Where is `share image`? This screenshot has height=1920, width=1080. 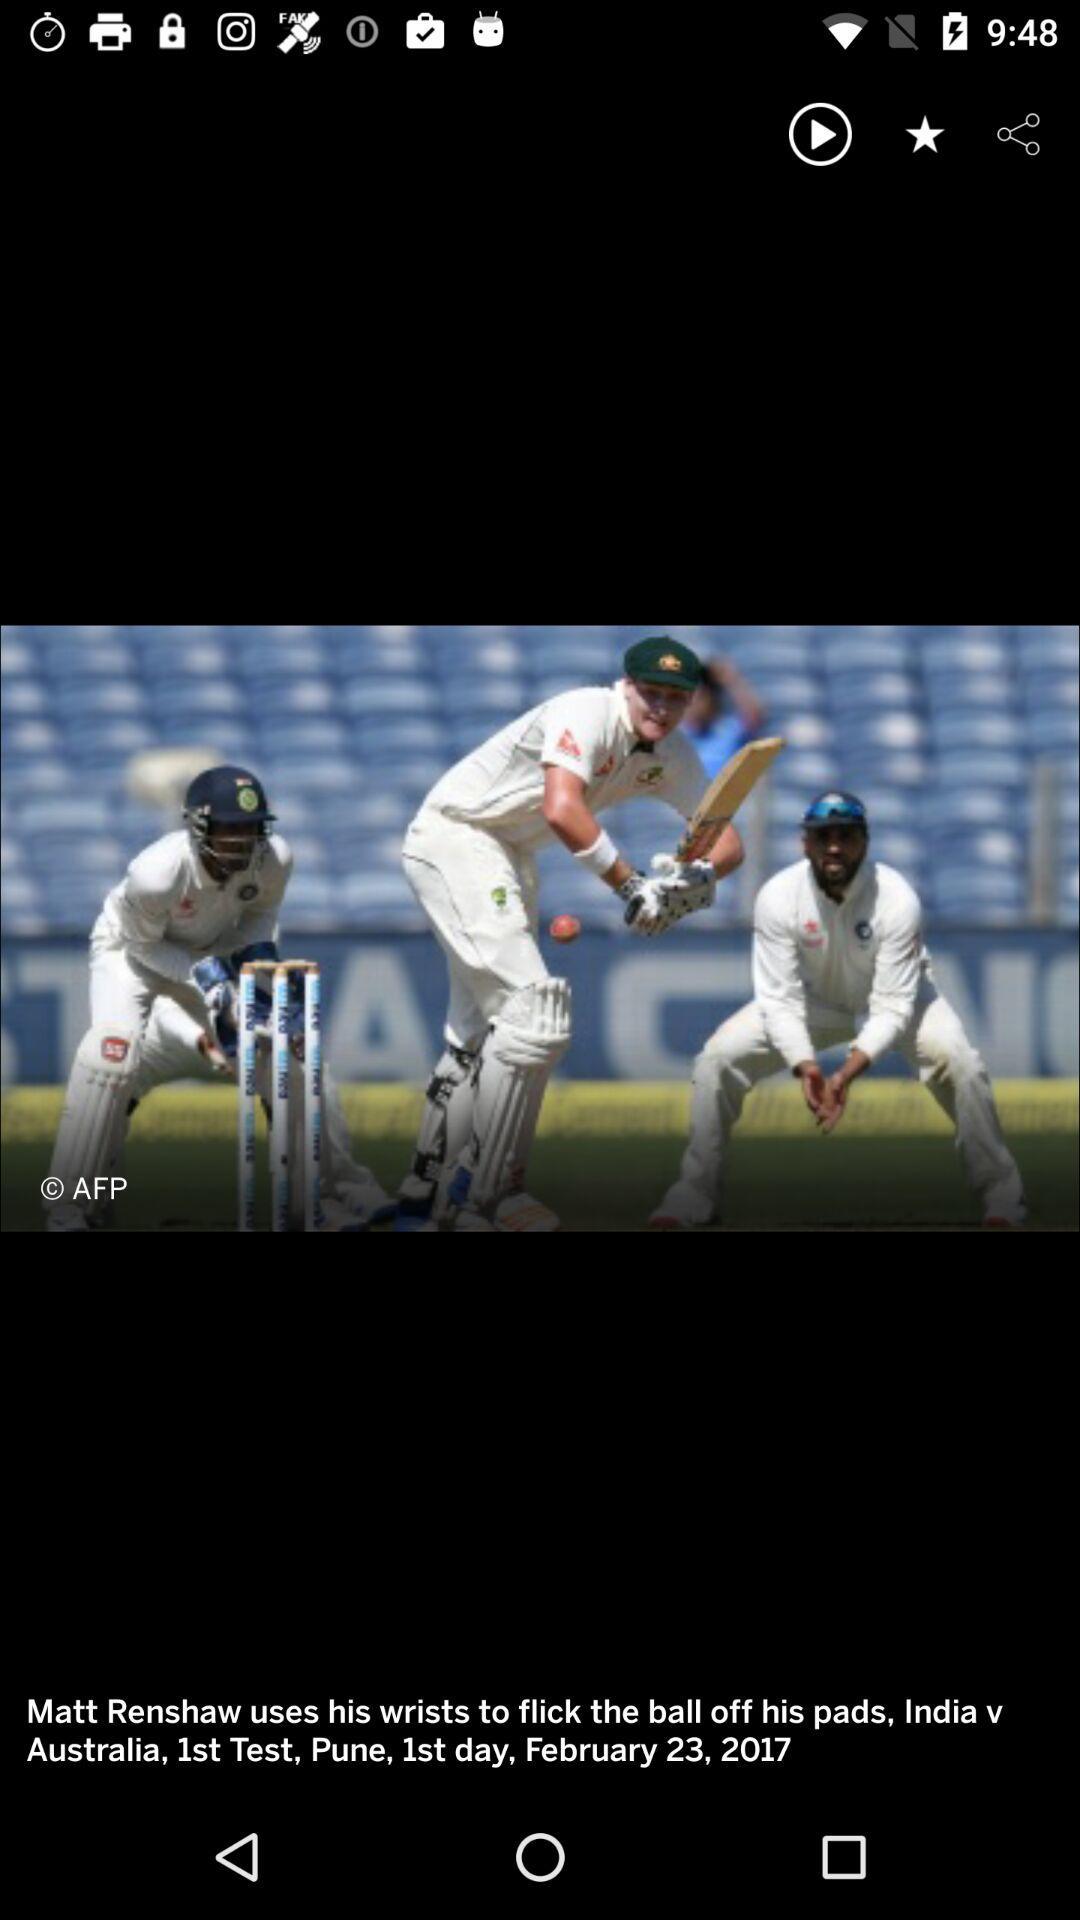
share image is located at coordinates (1018, 133).